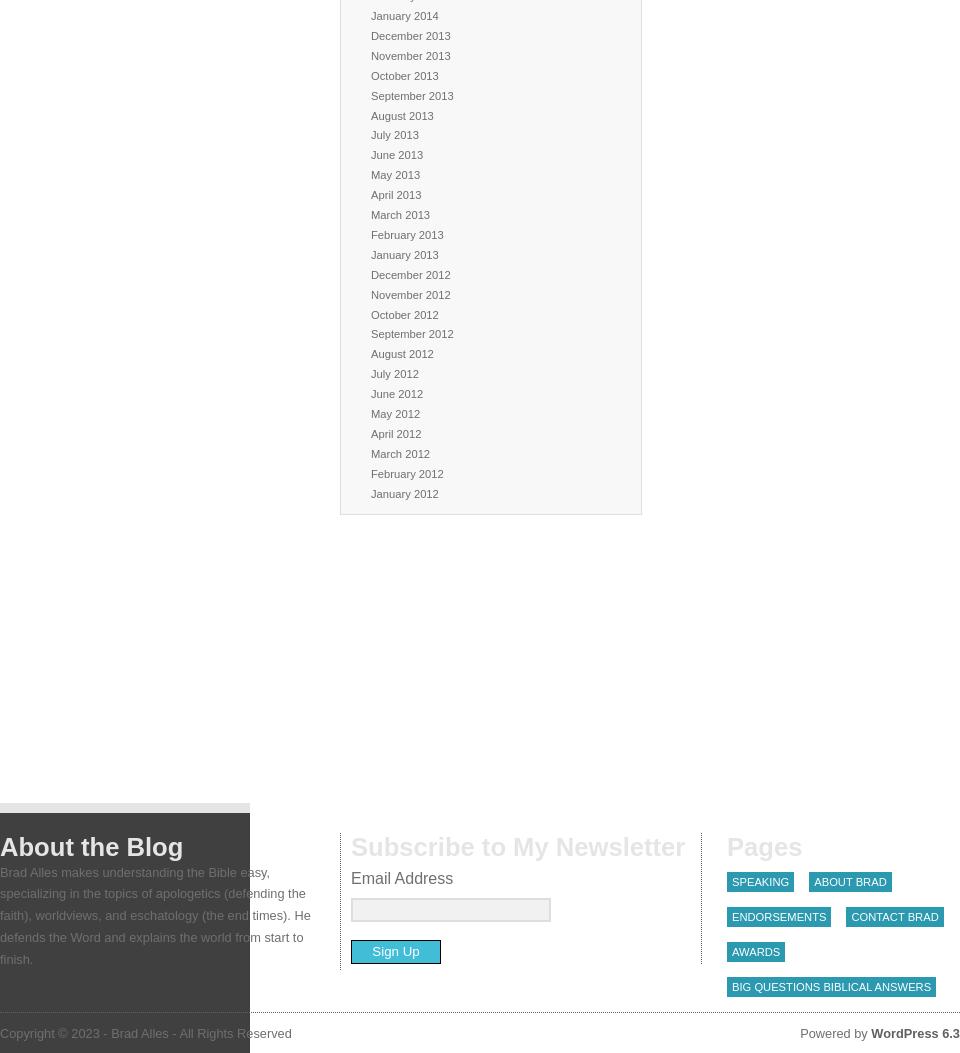  I want to click on 'Copyright © 2023 - Brad Alles - All Rights Reserved', so click(144, 1031).